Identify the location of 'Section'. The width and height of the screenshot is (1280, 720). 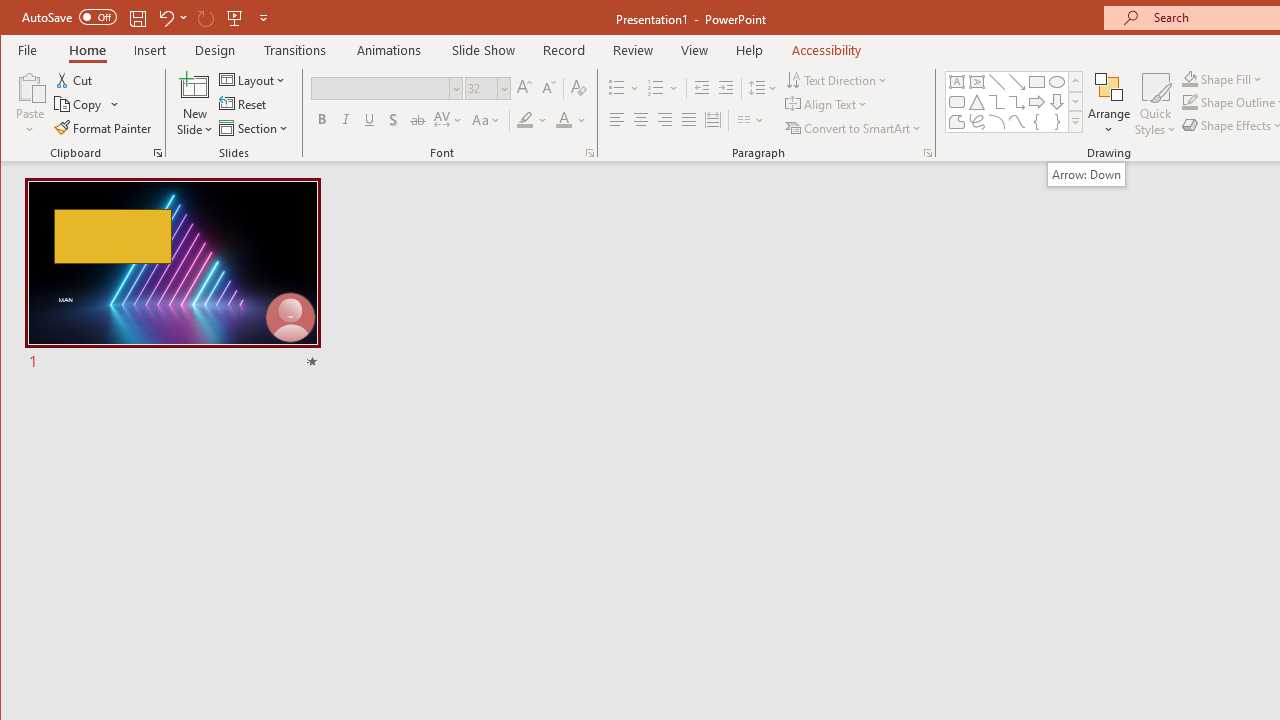
(254, 128).